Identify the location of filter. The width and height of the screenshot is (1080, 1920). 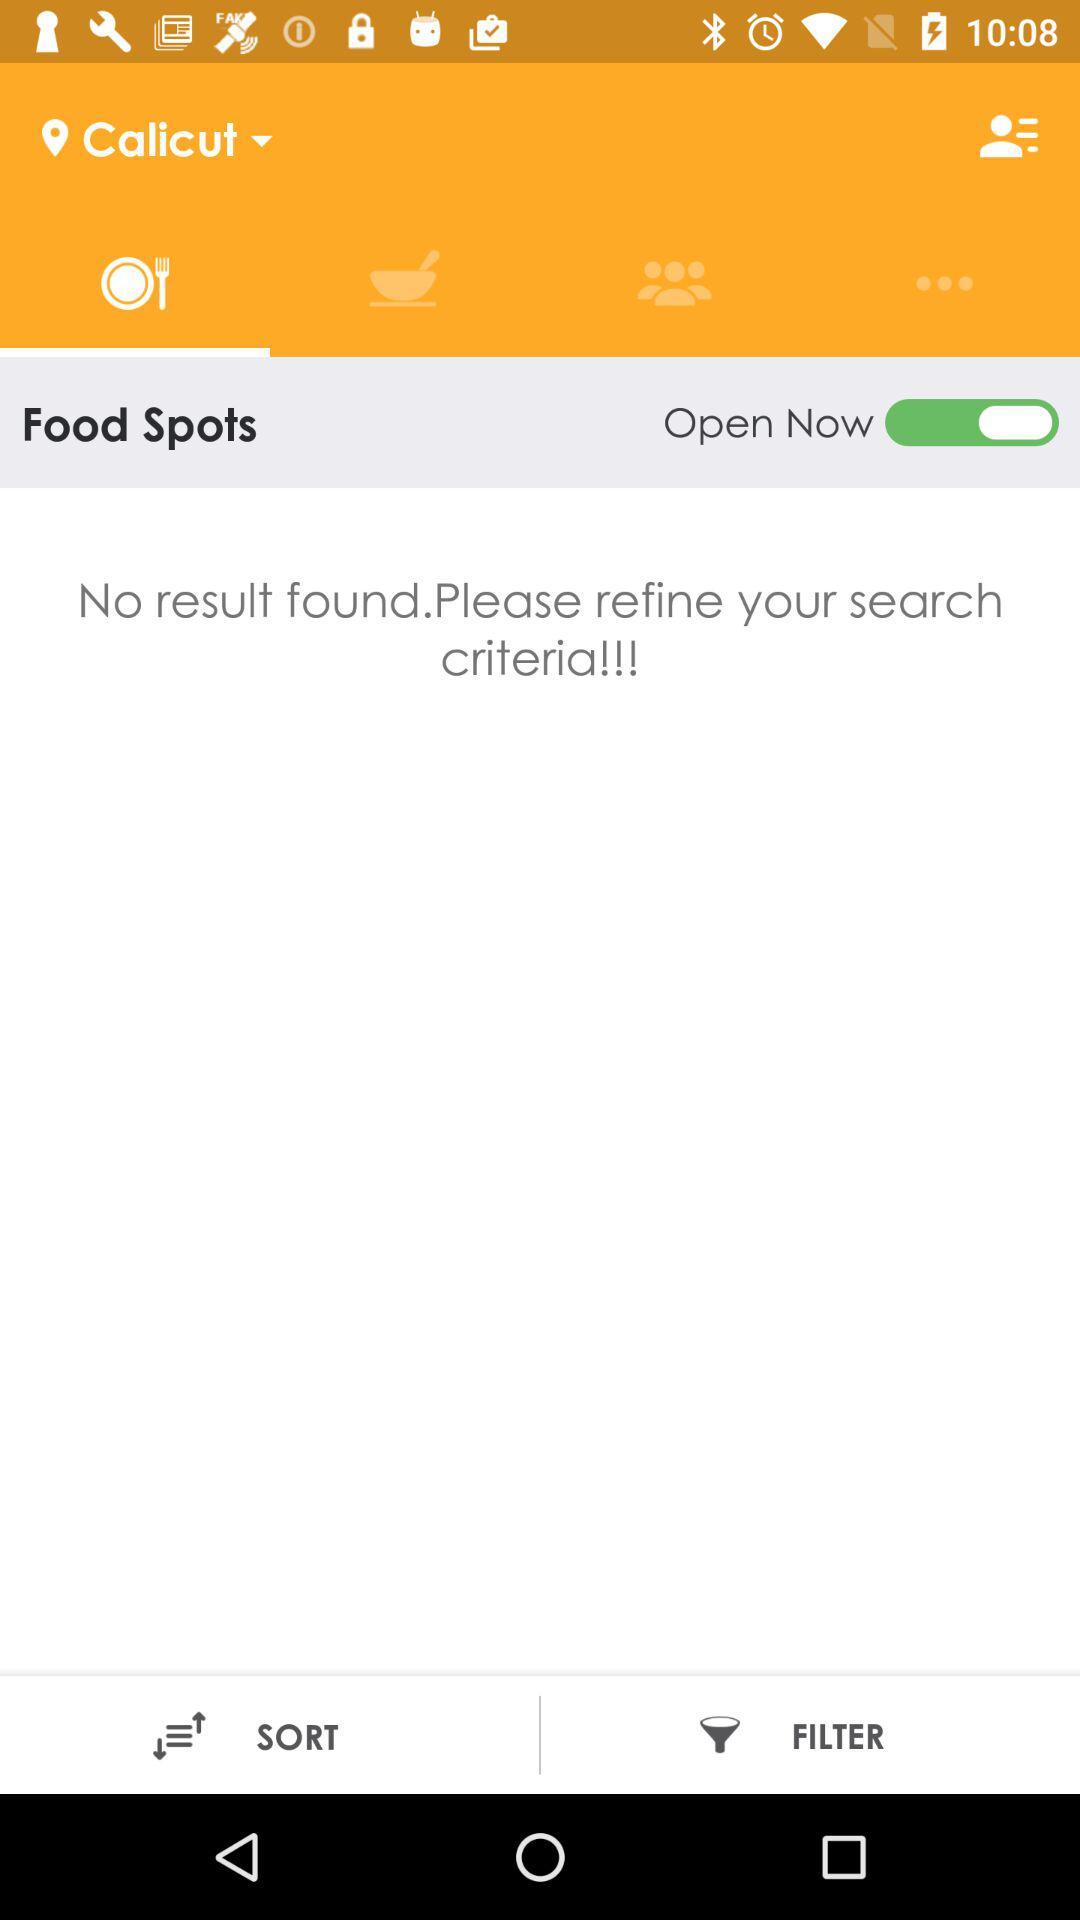
(802, 1733).